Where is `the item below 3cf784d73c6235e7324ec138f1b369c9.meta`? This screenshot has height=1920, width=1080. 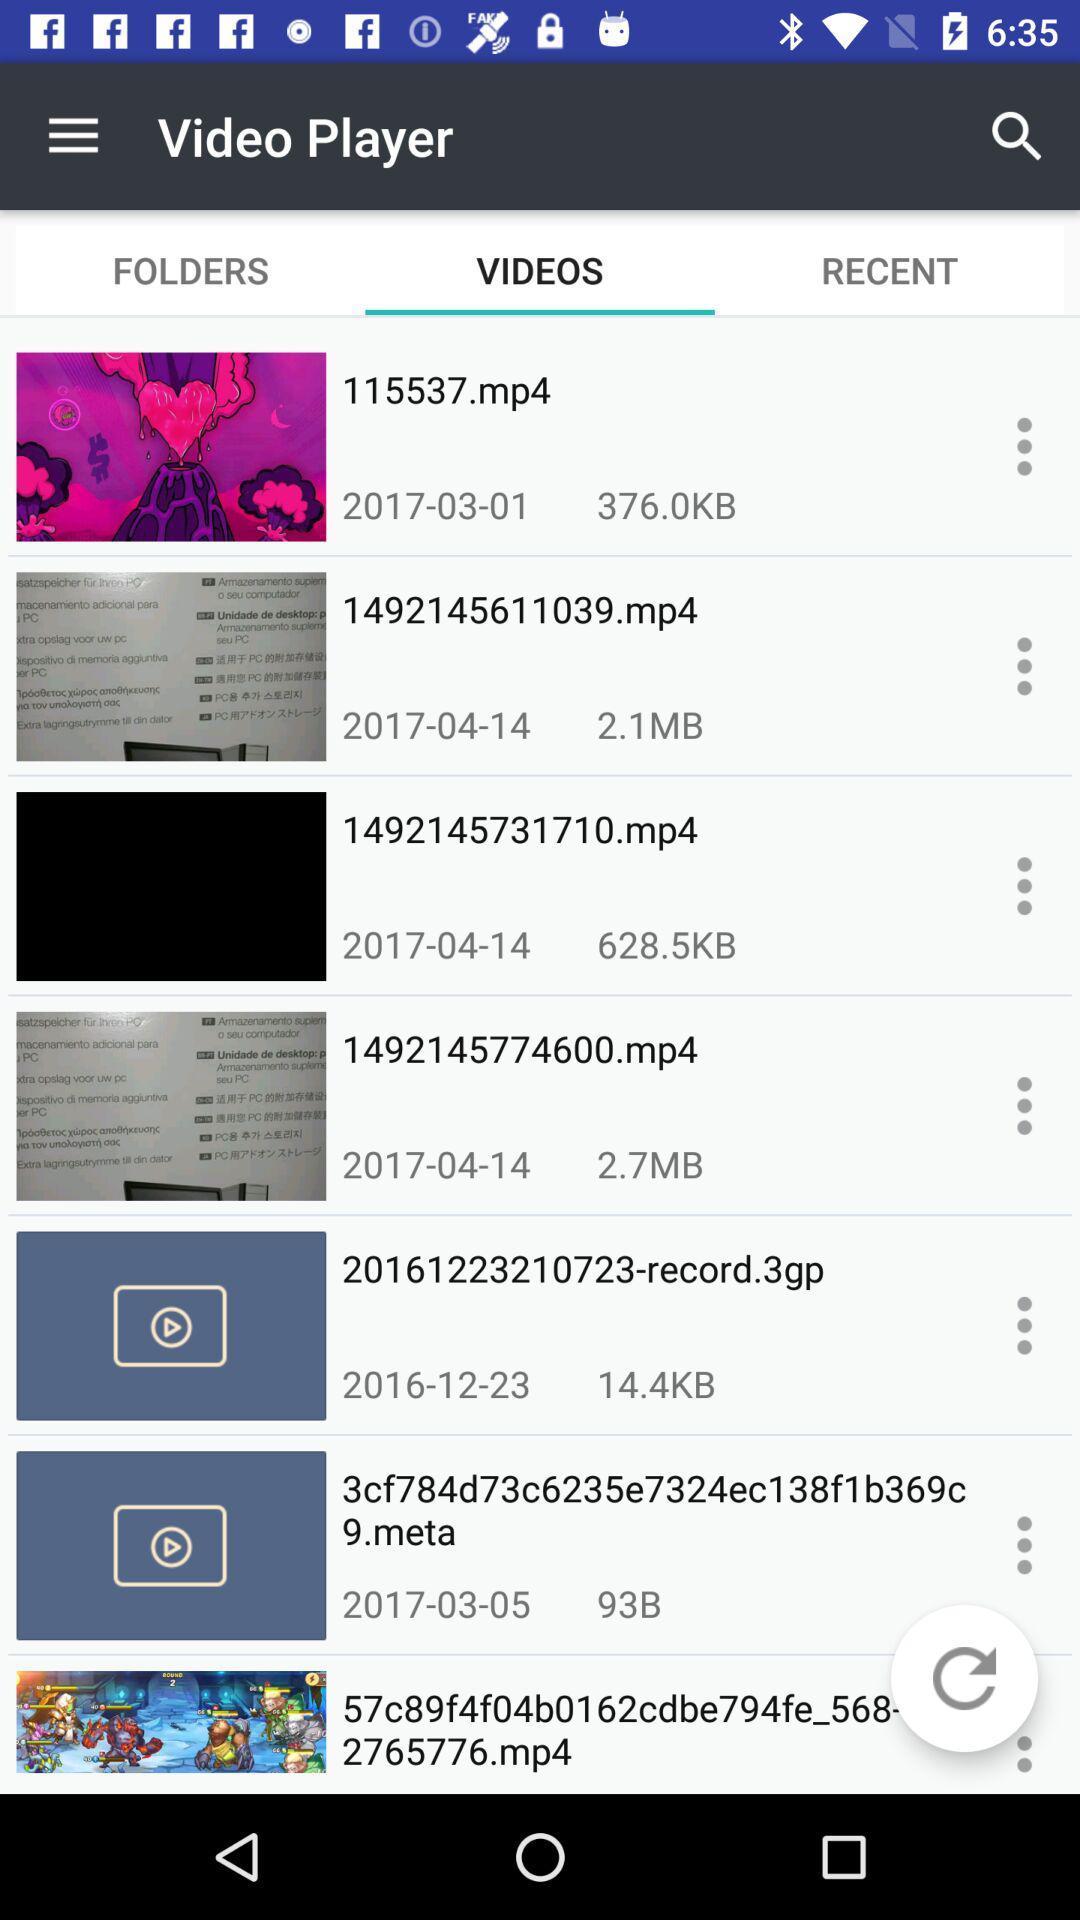 the item below 3cf784d73c6235e7324ec138f1b369c9.meta is located at coordinates (963, 1678).